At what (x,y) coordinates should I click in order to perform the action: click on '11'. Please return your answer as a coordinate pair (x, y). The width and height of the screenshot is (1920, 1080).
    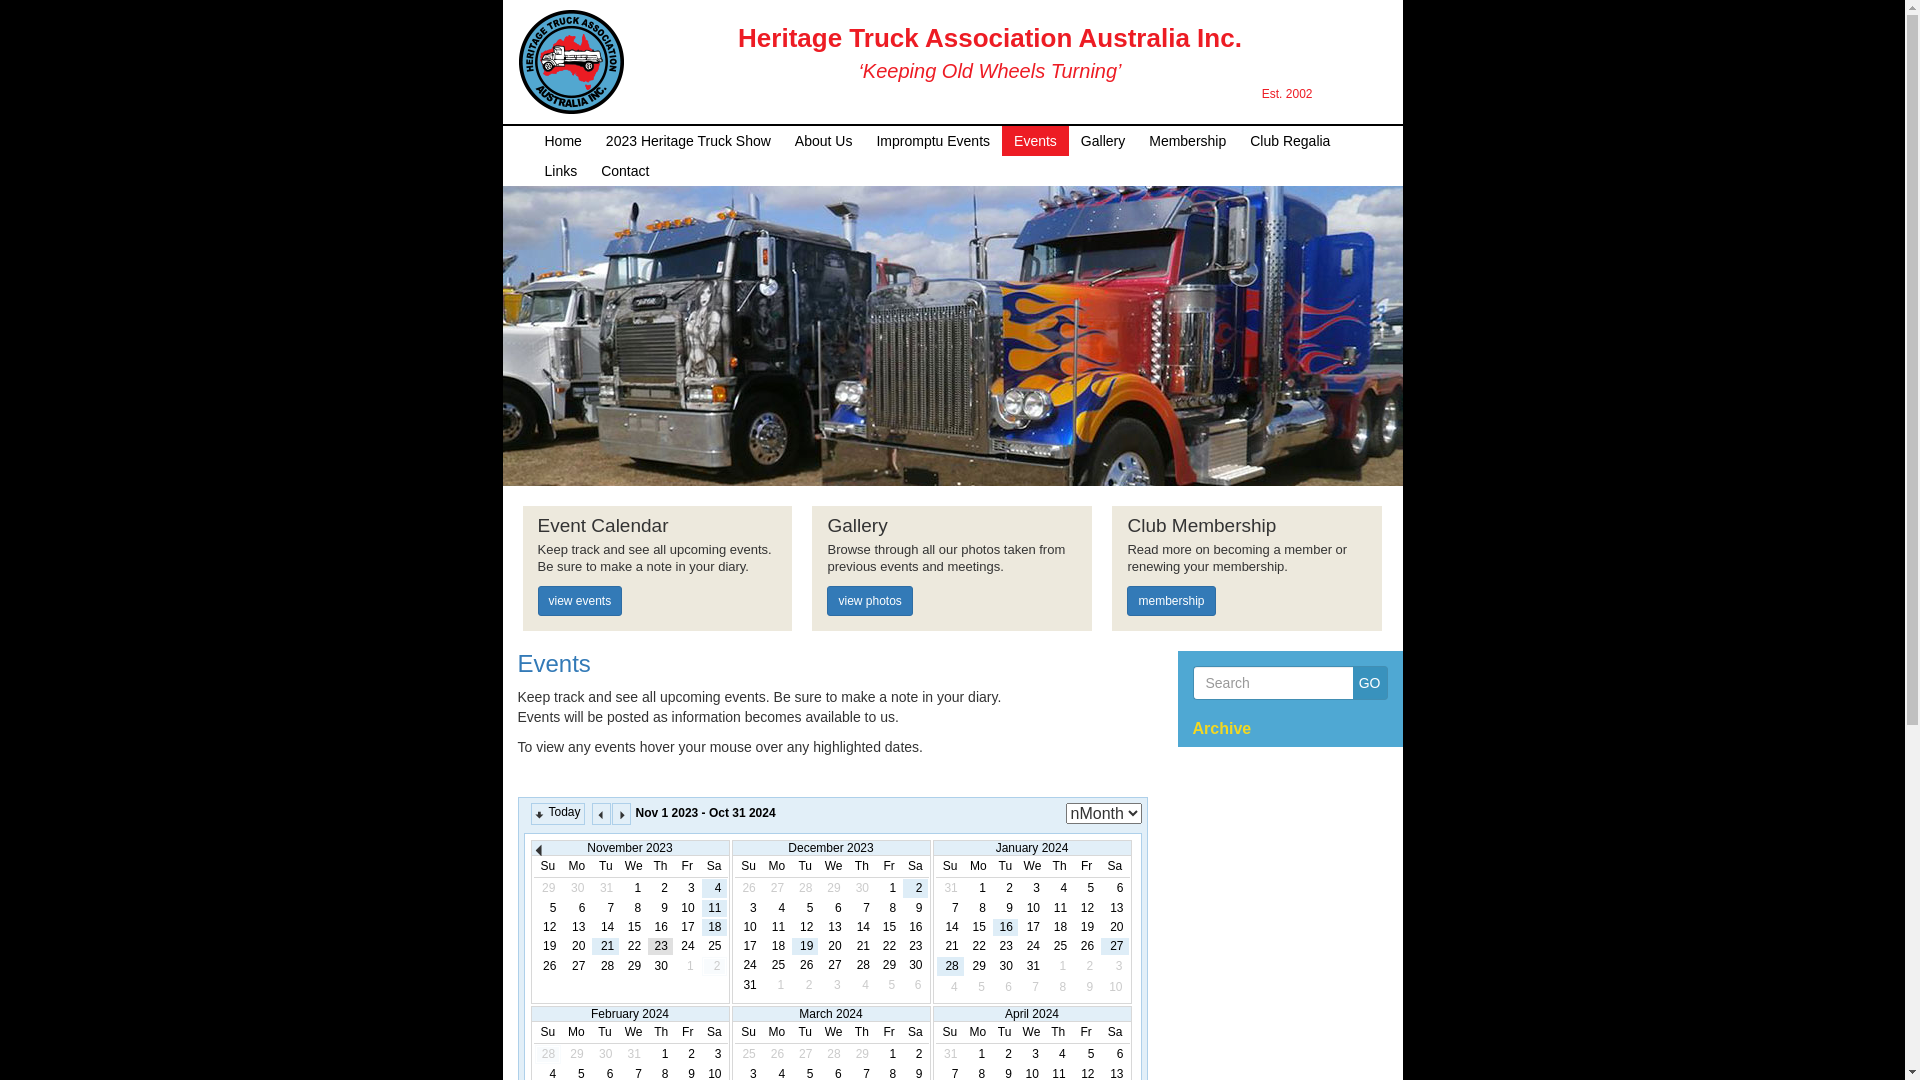
    Looking at the image, I should click on (702, 908).